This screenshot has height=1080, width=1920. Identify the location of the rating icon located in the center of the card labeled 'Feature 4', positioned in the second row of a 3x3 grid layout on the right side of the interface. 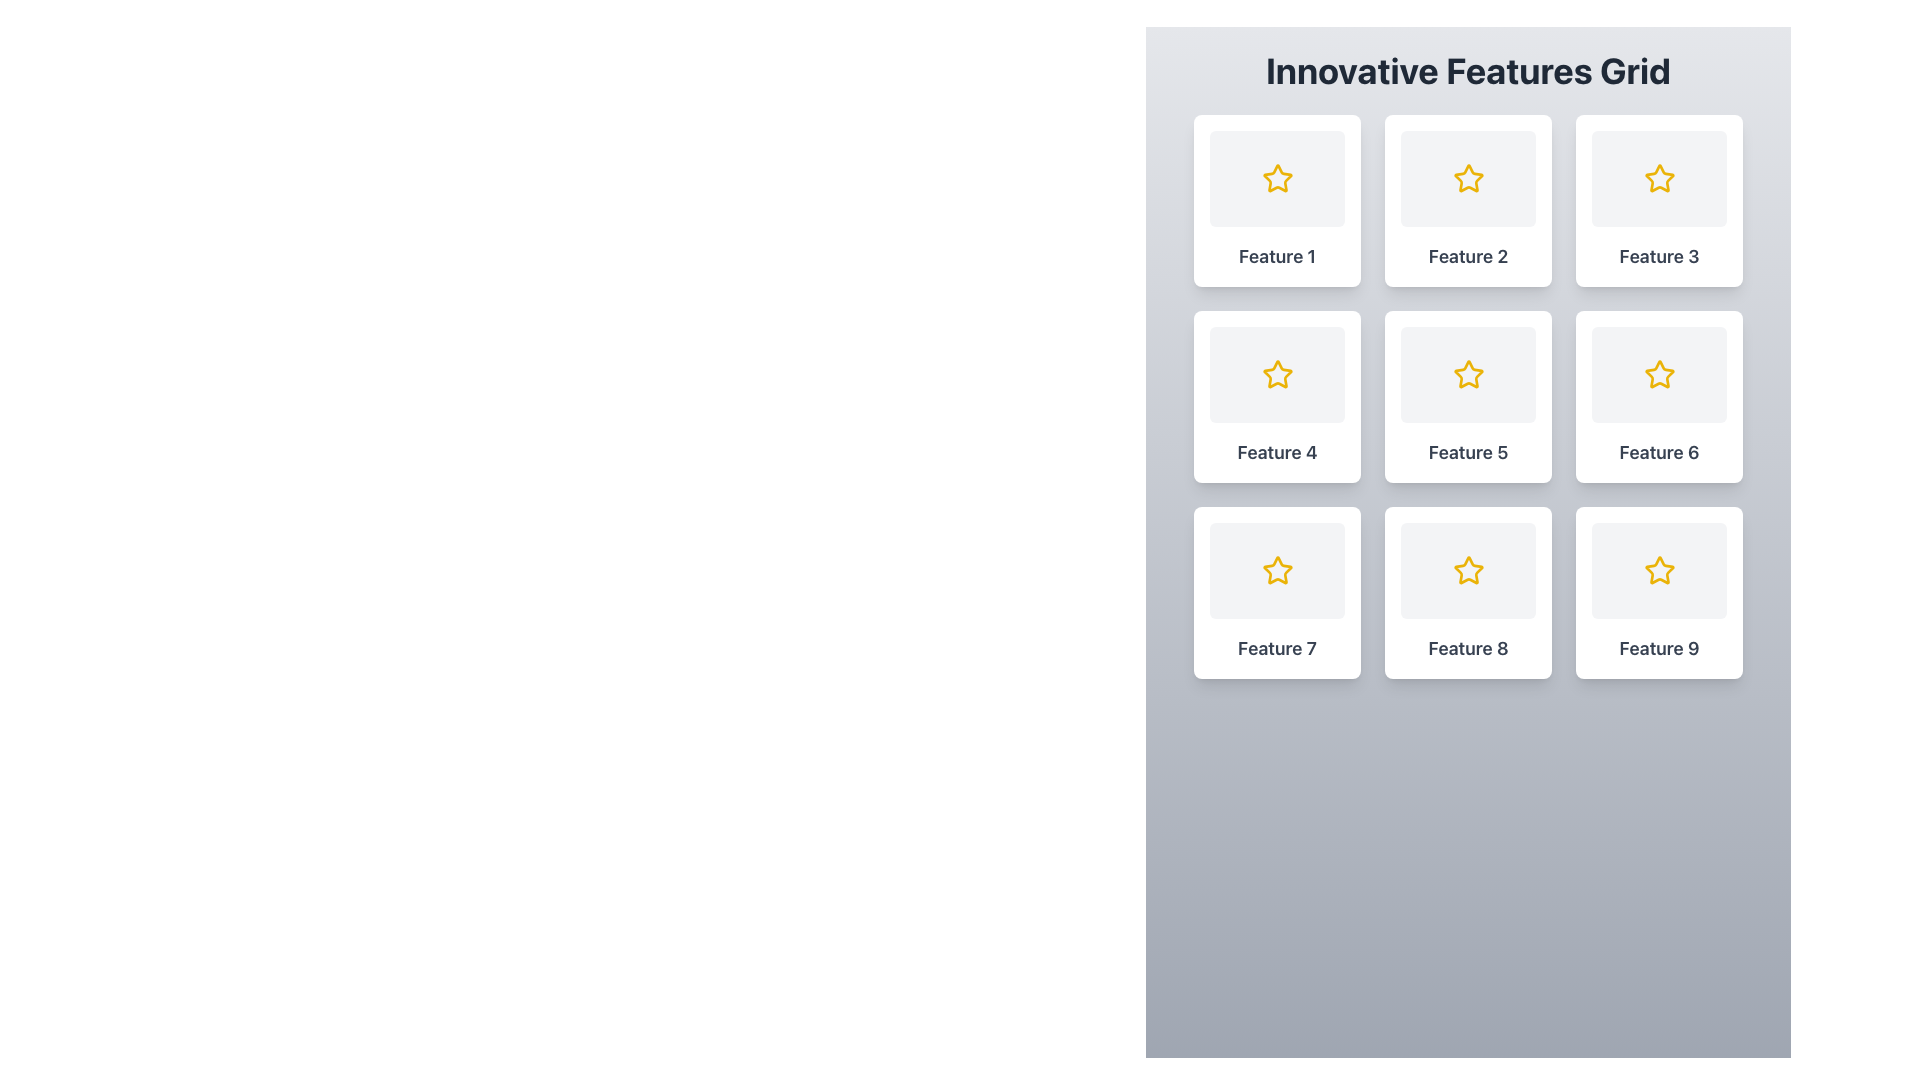
(1276, 374).